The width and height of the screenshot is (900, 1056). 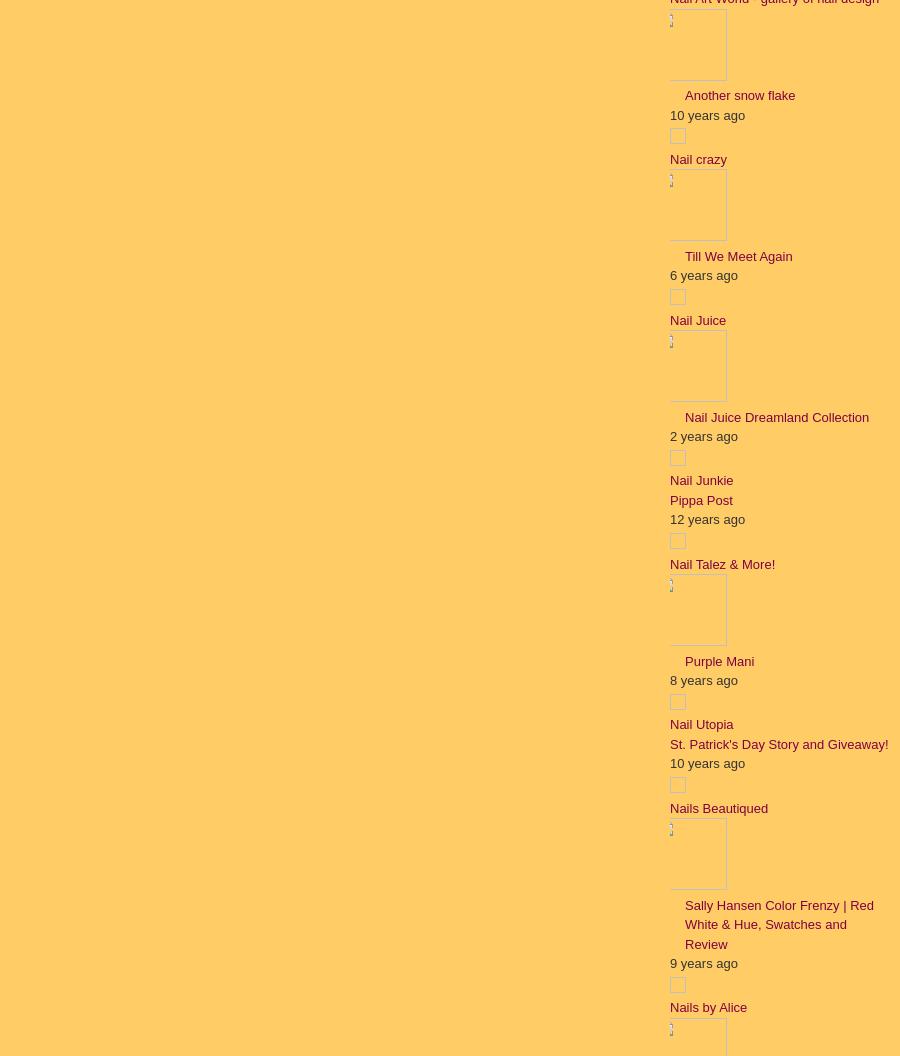 I want to click on '12 years ago', so click(x=706, y=518).